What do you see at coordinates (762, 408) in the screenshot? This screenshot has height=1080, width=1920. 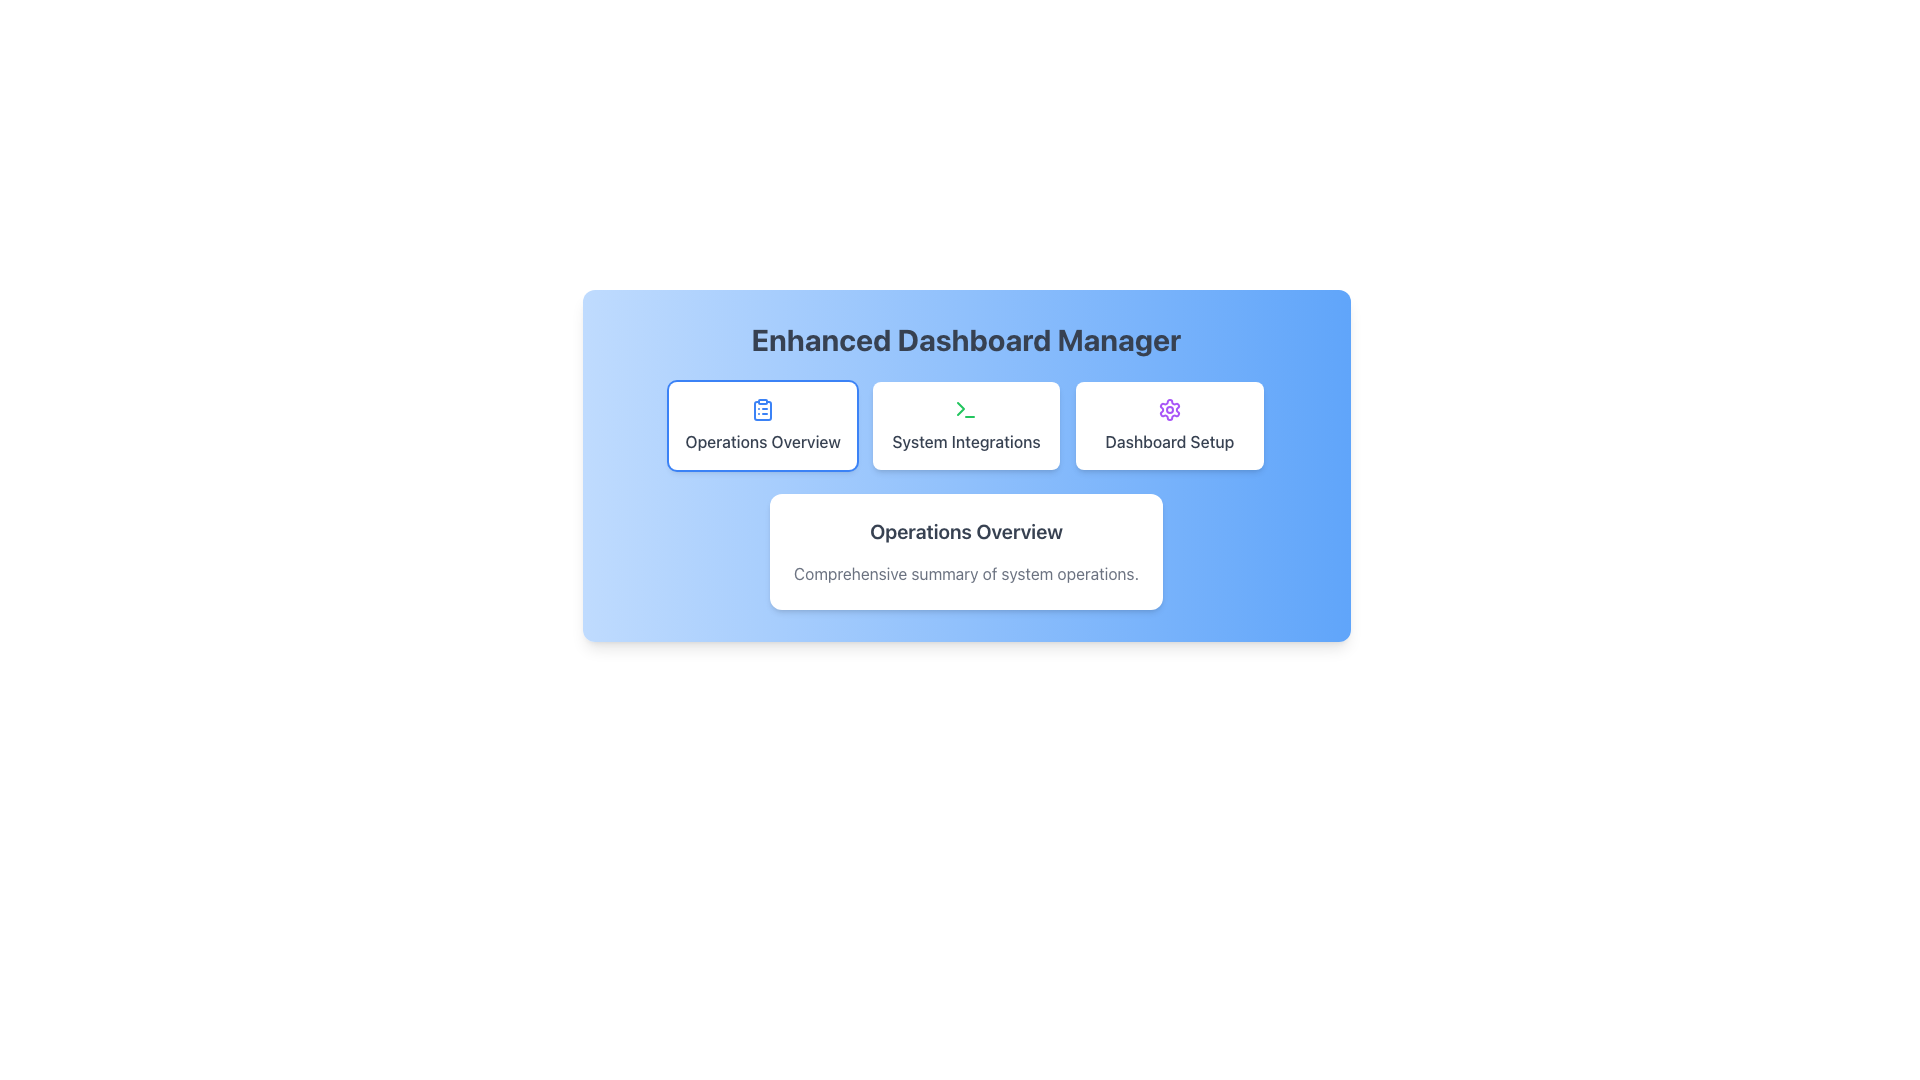 I see `the blue clipboard list icon located at the top center of the 'Operations Overview' card` at bounding box center [762, 408].